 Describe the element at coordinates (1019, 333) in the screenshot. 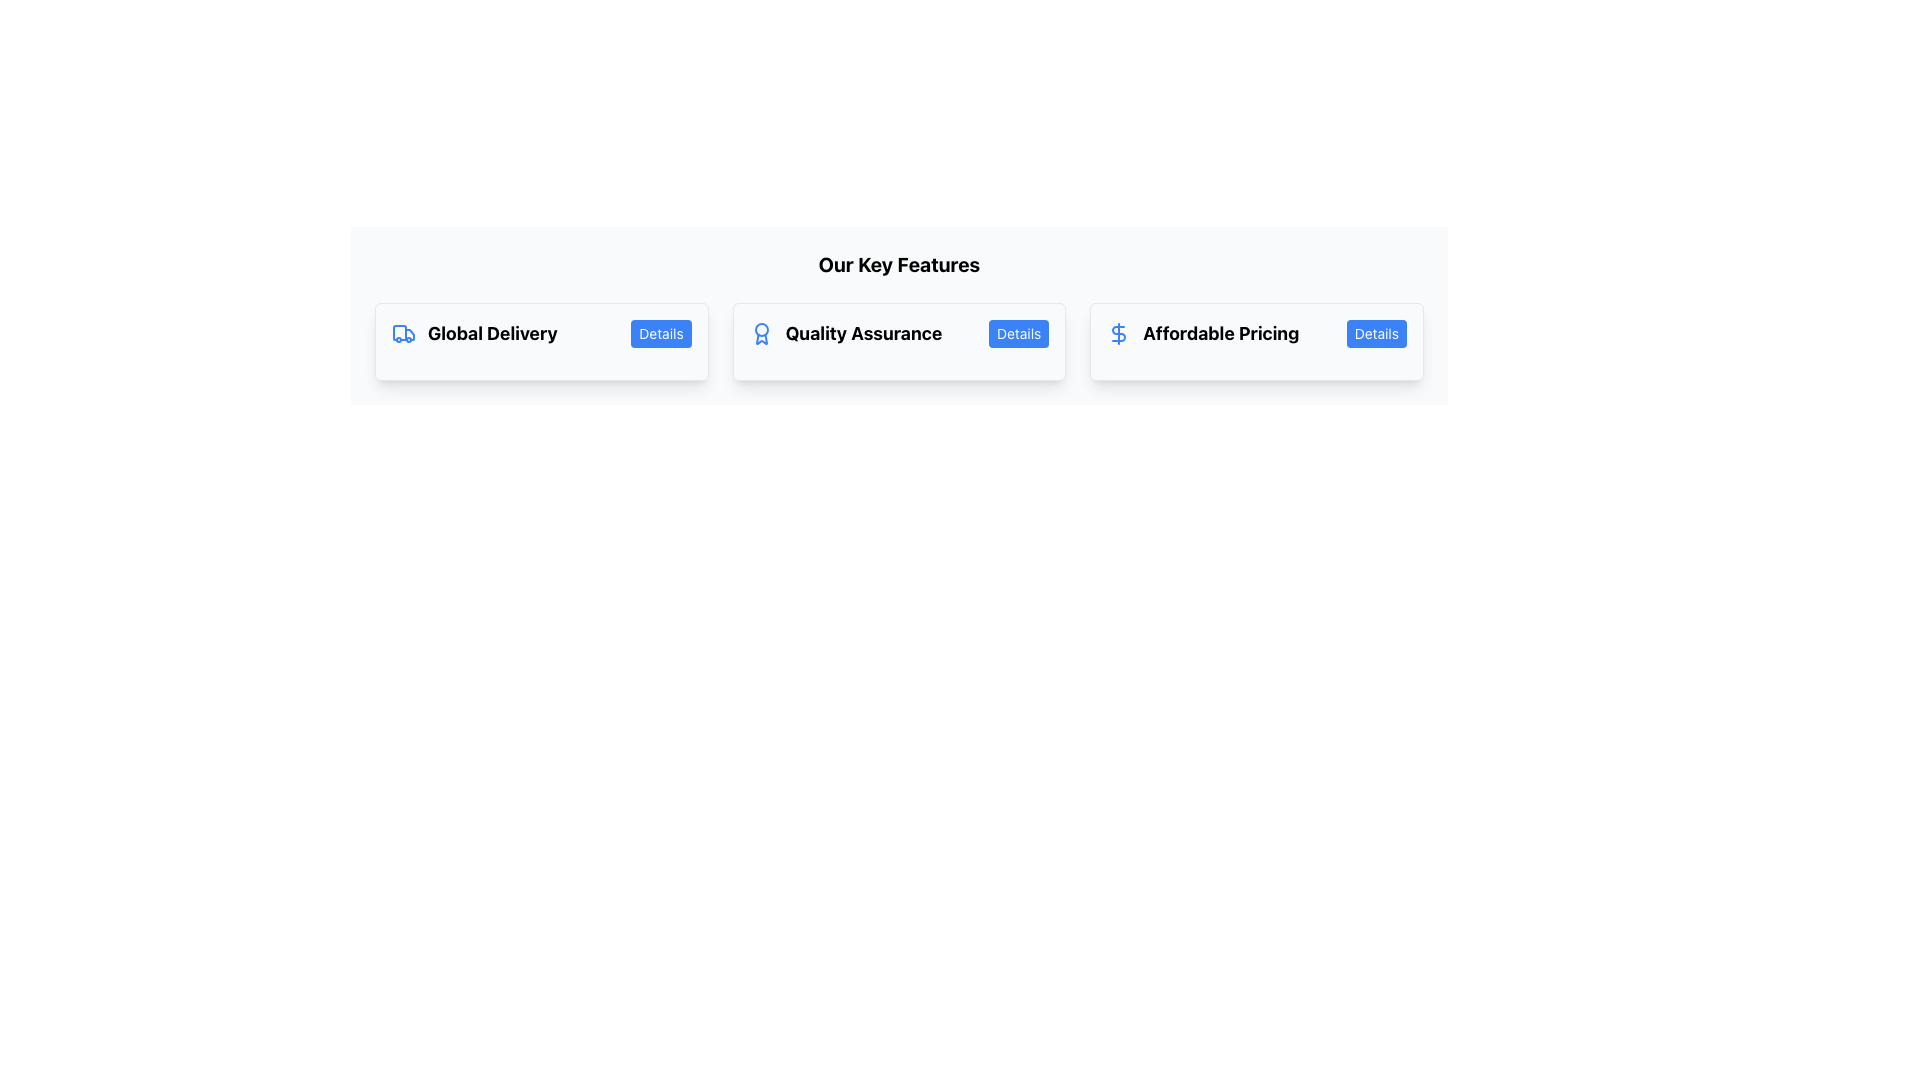

I see `the button located in the top-right corner of the 'Quality Assurance' card` at that location.